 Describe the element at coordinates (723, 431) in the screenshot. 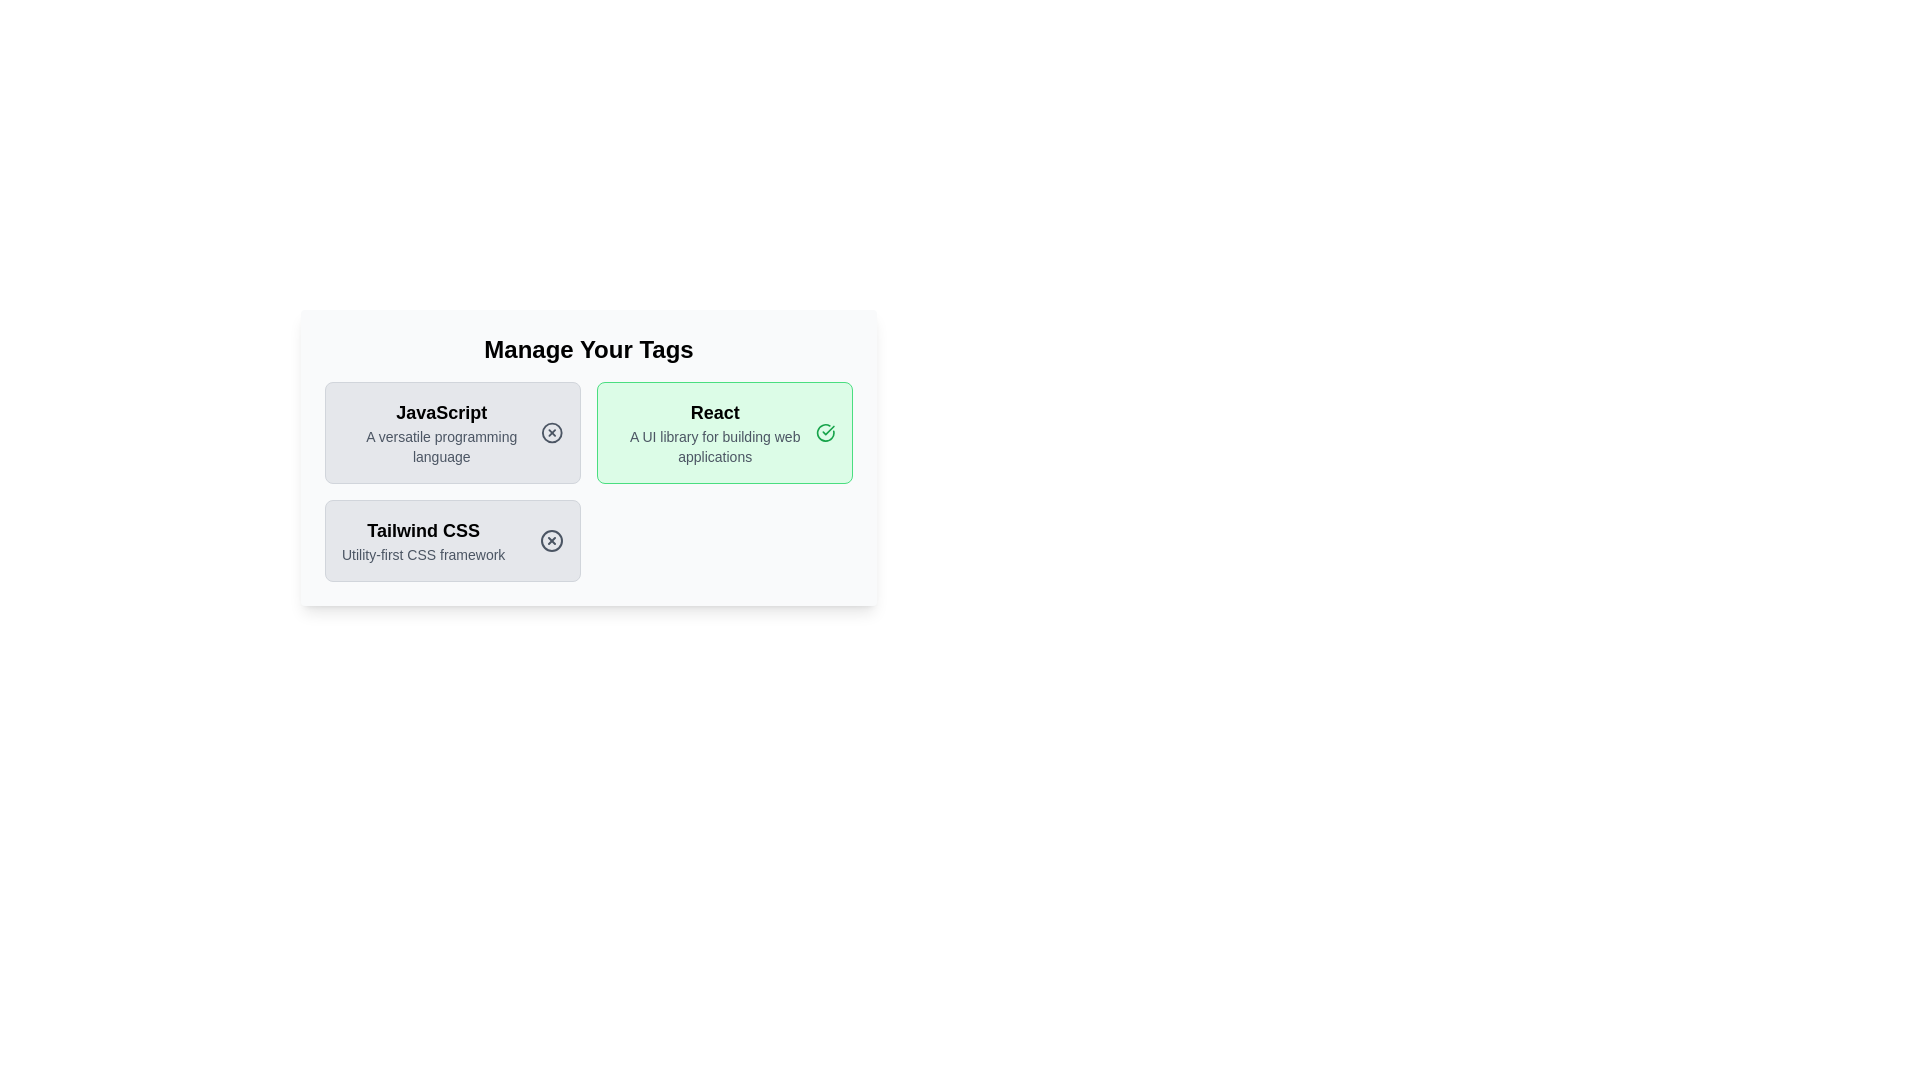

I see `the tag with name React` at that location.